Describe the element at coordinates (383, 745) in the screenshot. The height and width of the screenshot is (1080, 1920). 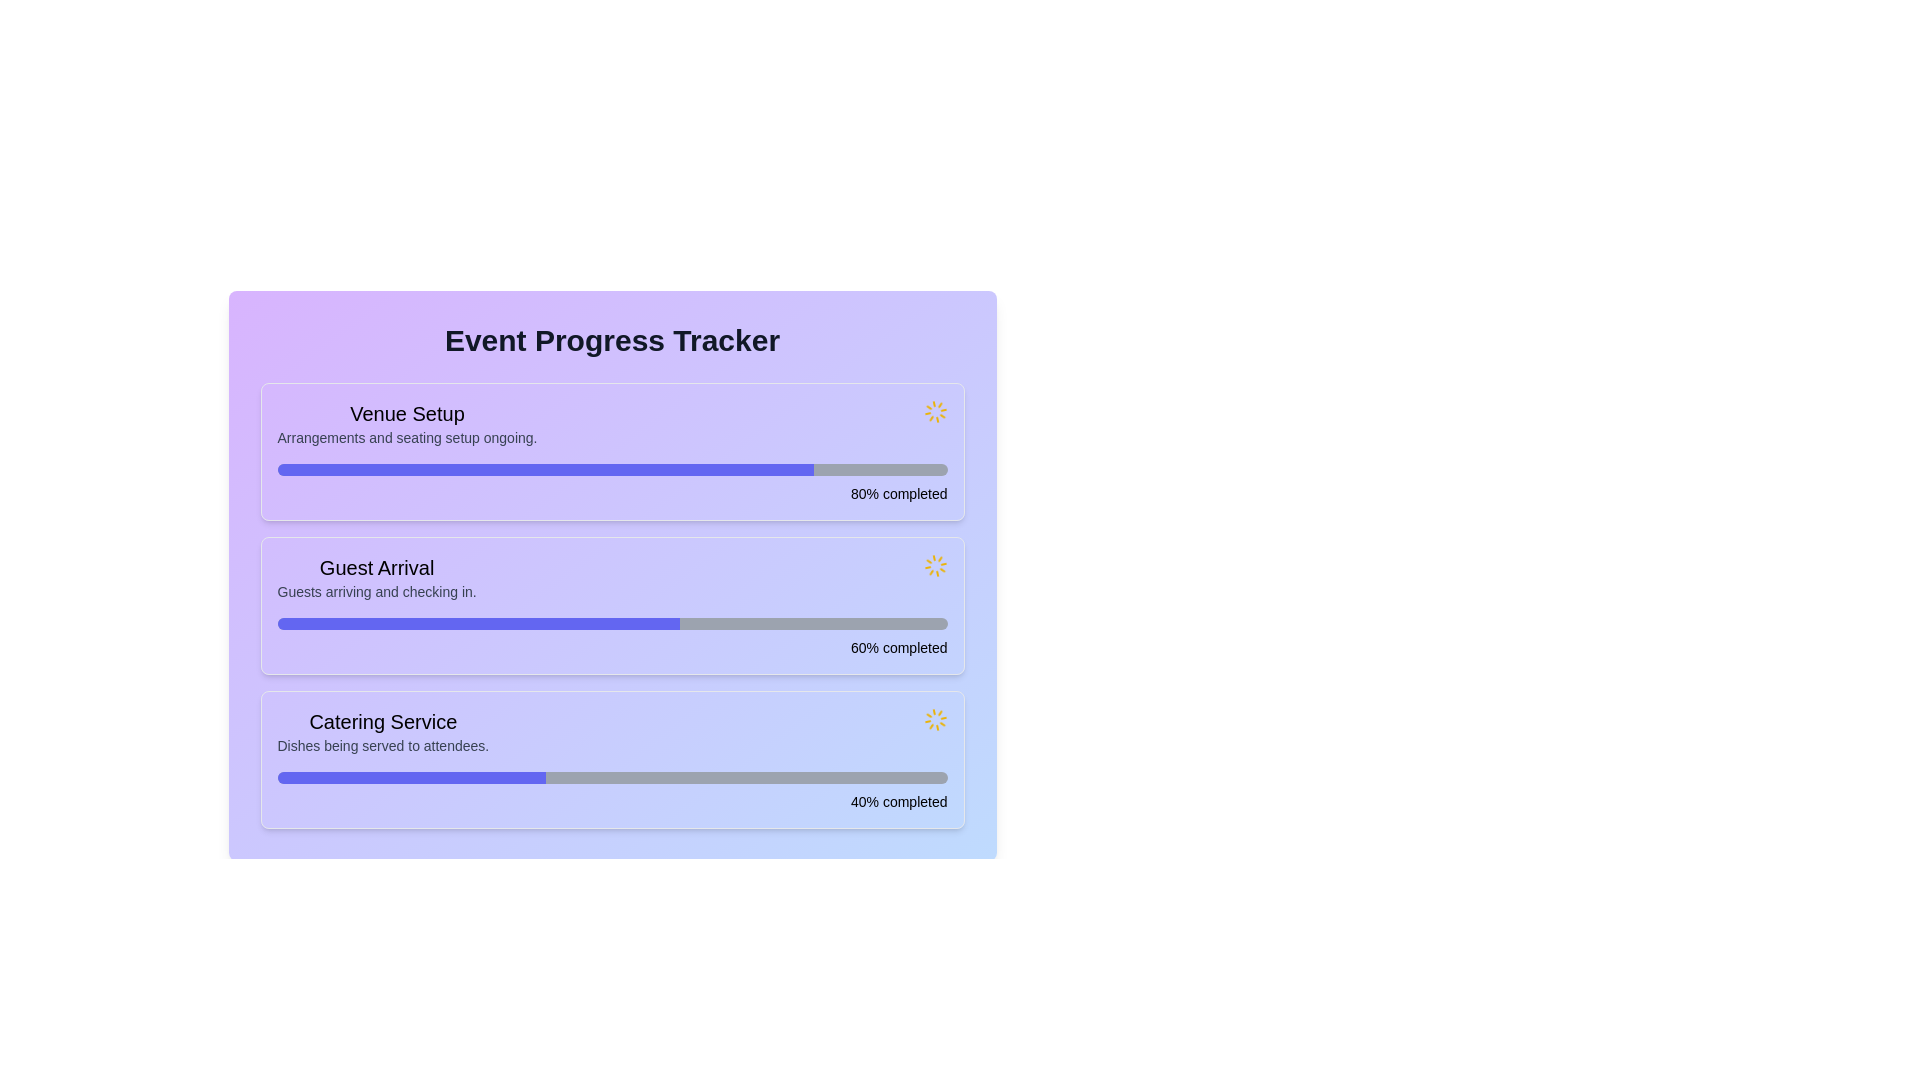
I see `text content located directly below the 'Catering Service' text in the event progress tracker, which describes the current activity or status related to catering` at that location.